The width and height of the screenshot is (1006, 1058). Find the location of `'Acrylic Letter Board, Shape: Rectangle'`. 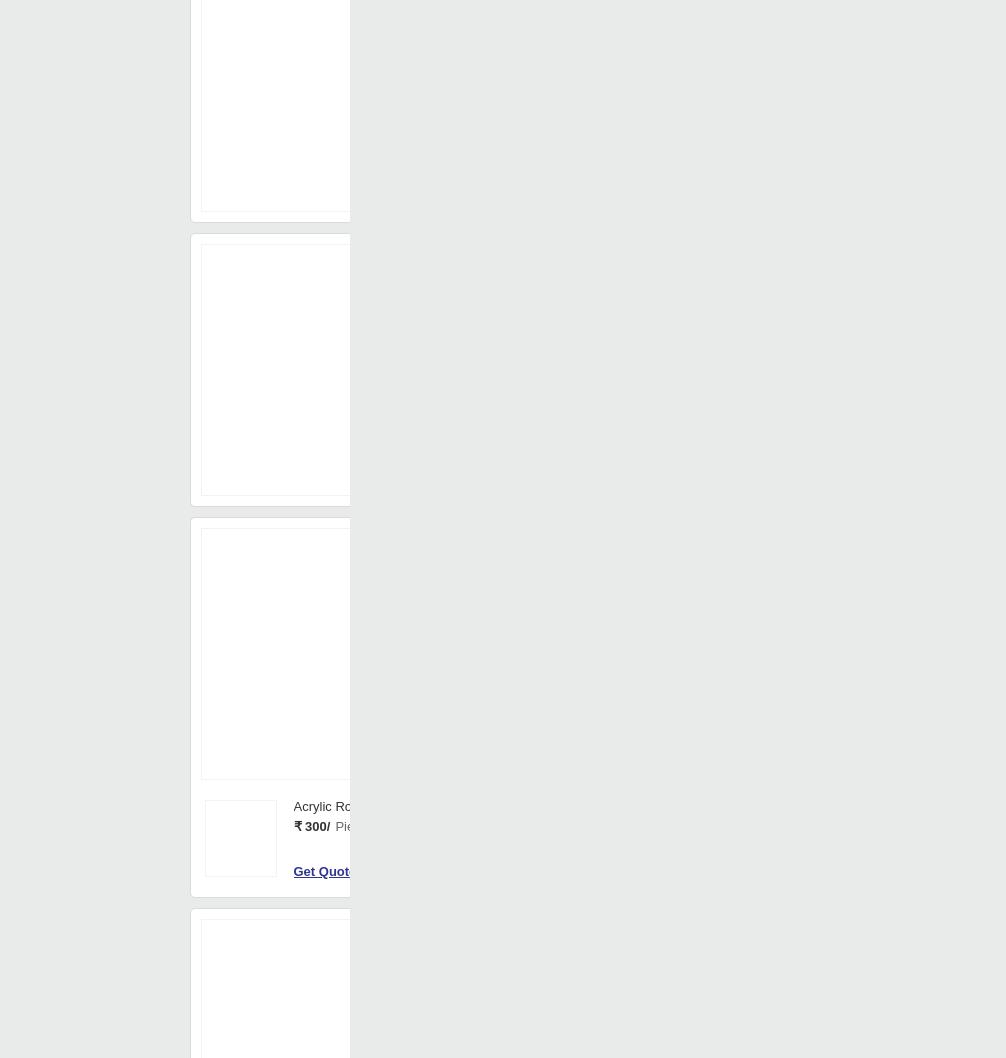

'Acrylic Letter Board, Shape: Rectangle' is located at coordinates (643, 822).